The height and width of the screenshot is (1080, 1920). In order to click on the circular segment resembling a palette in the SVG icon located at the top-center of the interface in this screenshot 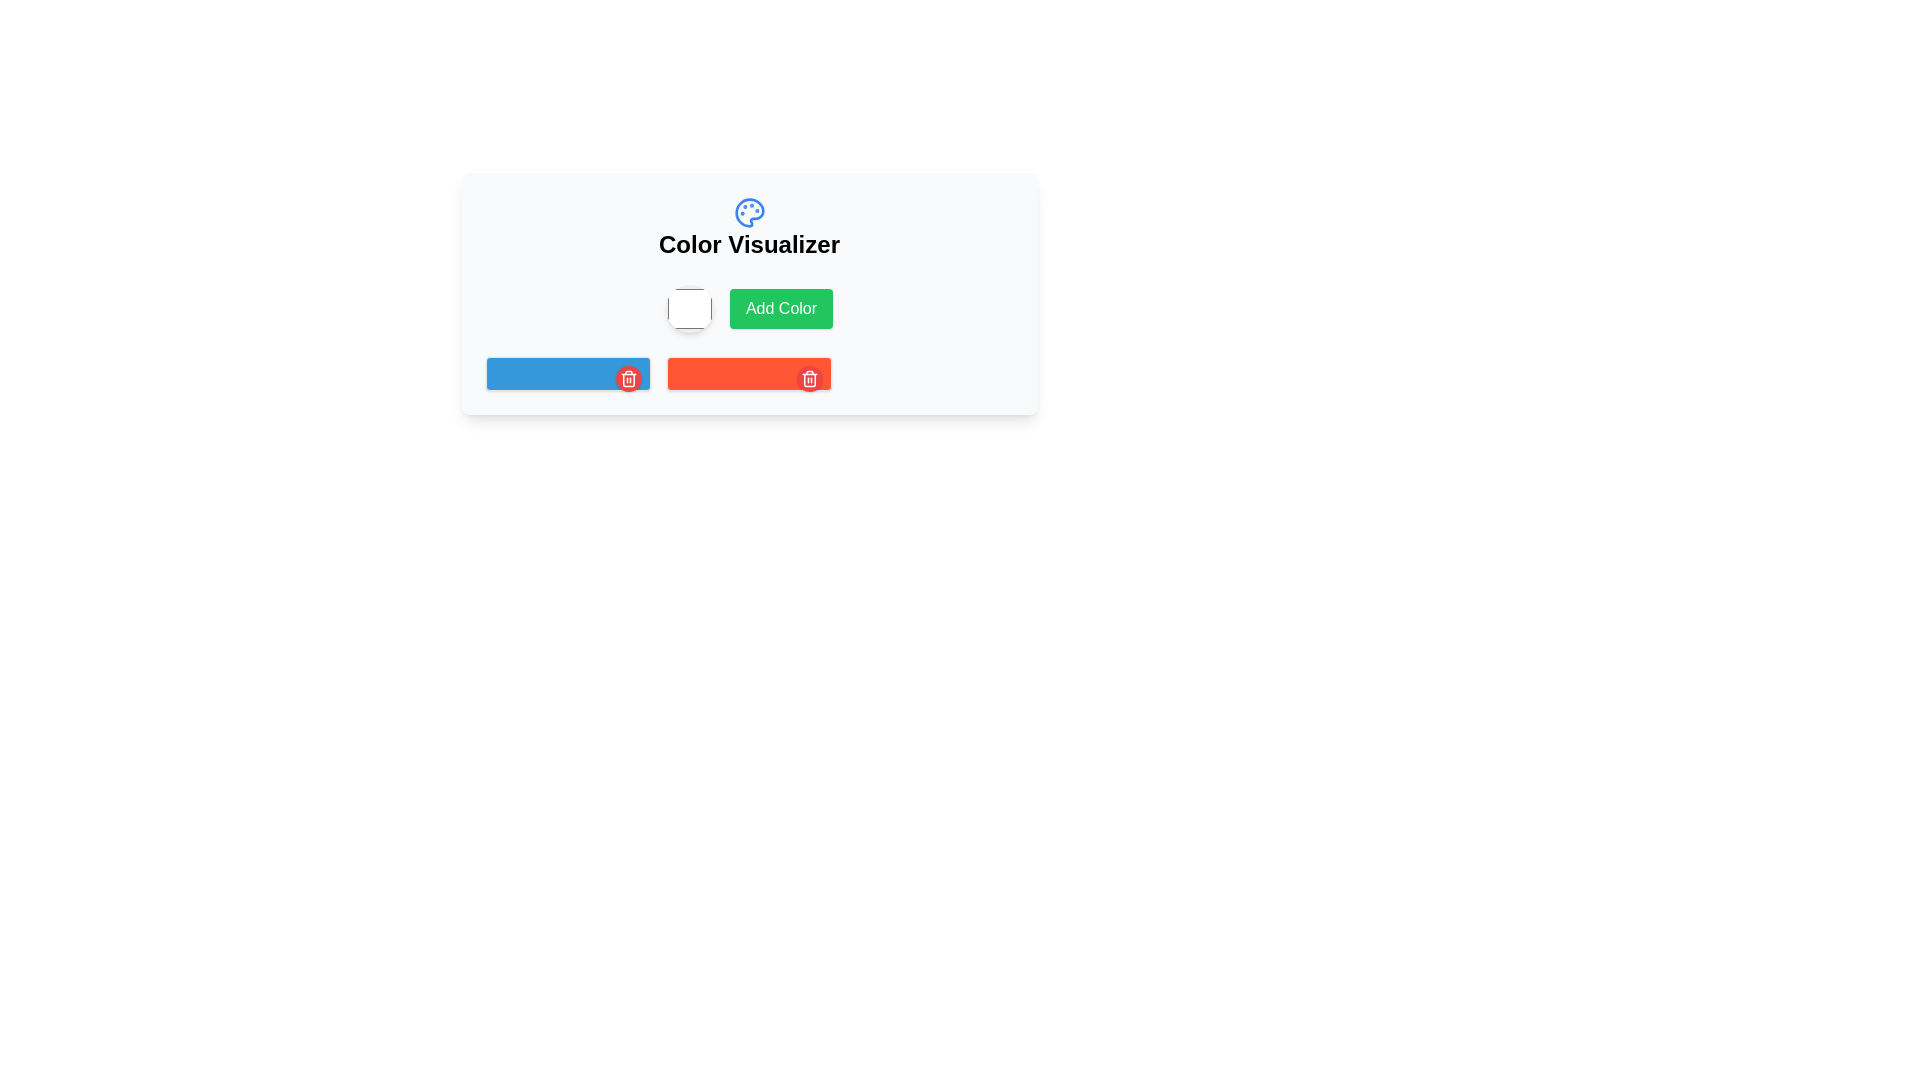, I will do `click(748, 212)`.